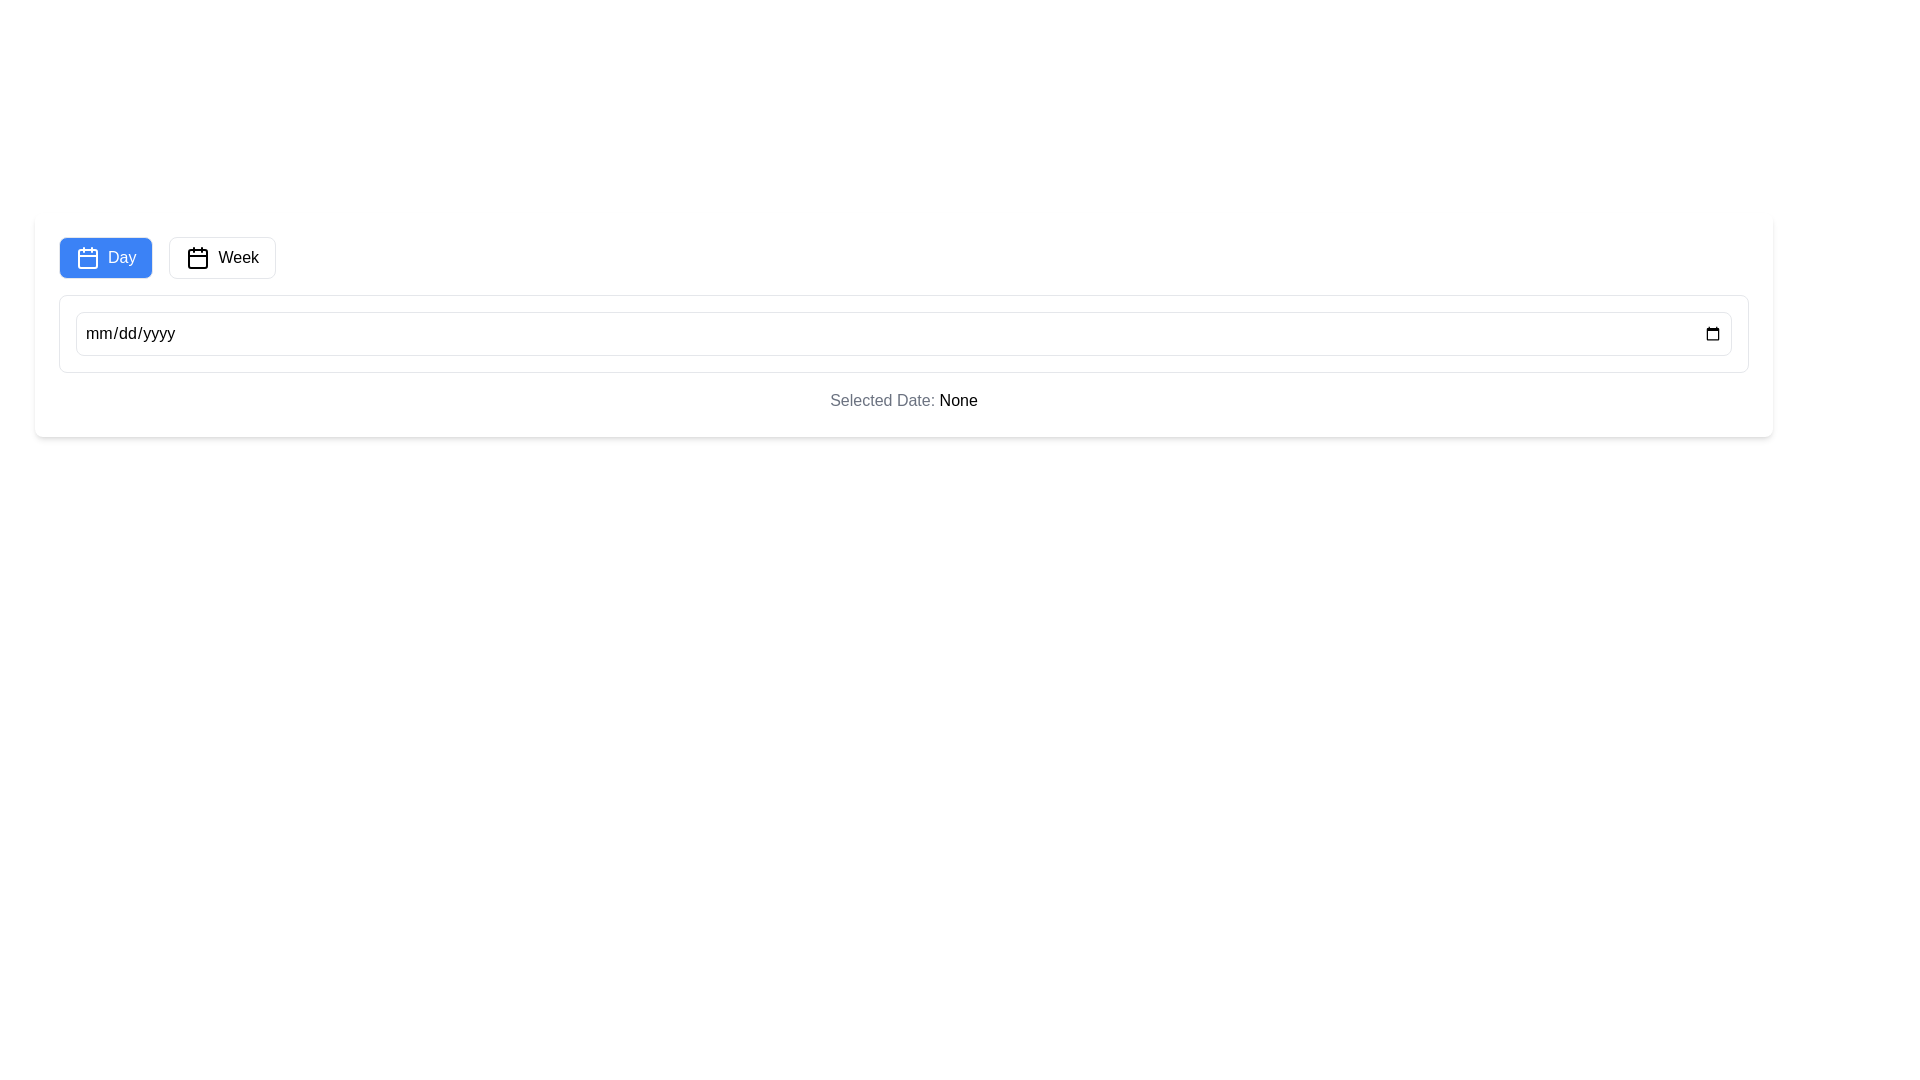 The image size is (1920, 1080). What do you see at coordinates (957, 400) in the screenshot?
I see `static text label displaying the currently selected date, which is currently set to 'None'` at bounding box center [957, 400].